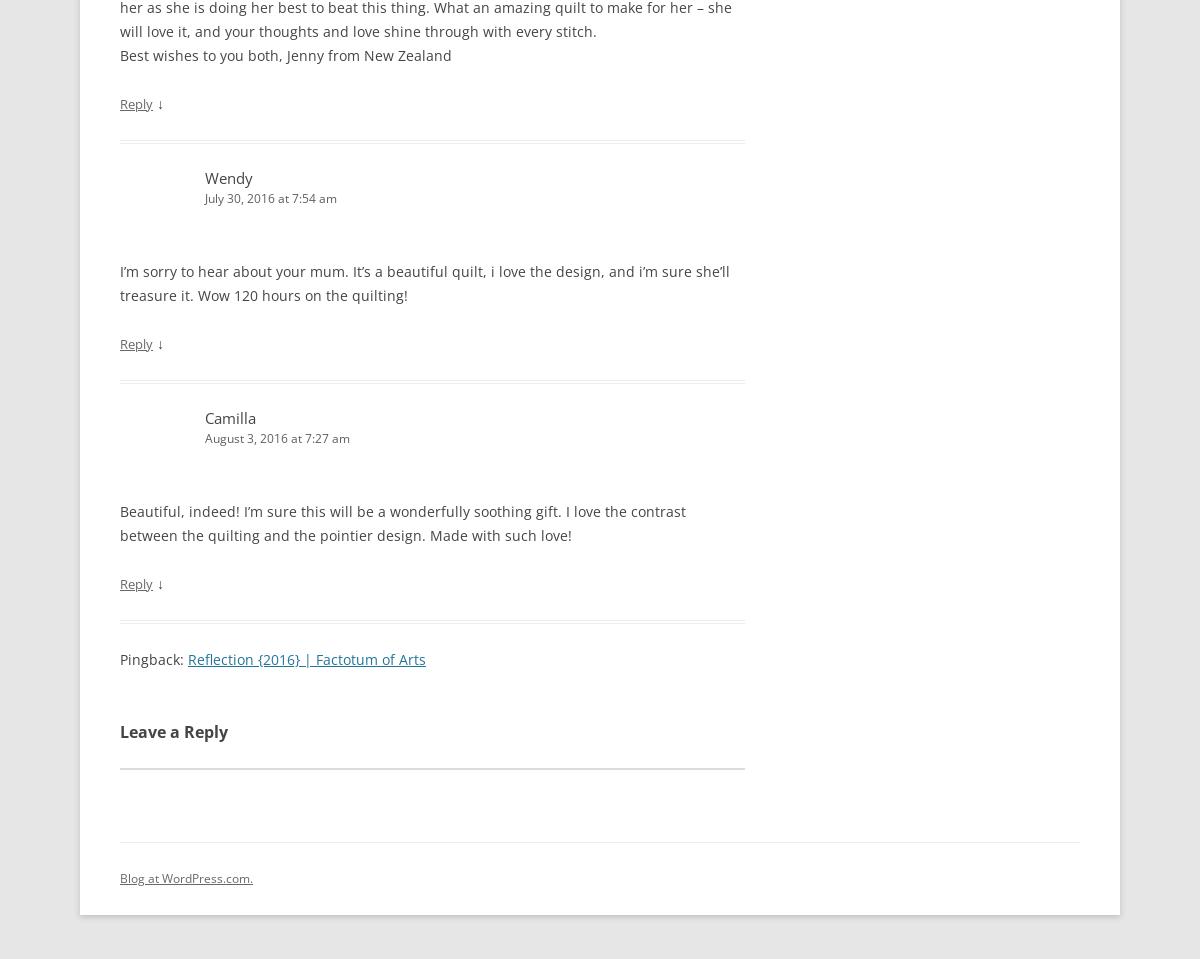  What do you see at coordinates (185, 876) in the screenshot?
I see `'Blog at WordPress.com.'` at bounding box center [185, 876].